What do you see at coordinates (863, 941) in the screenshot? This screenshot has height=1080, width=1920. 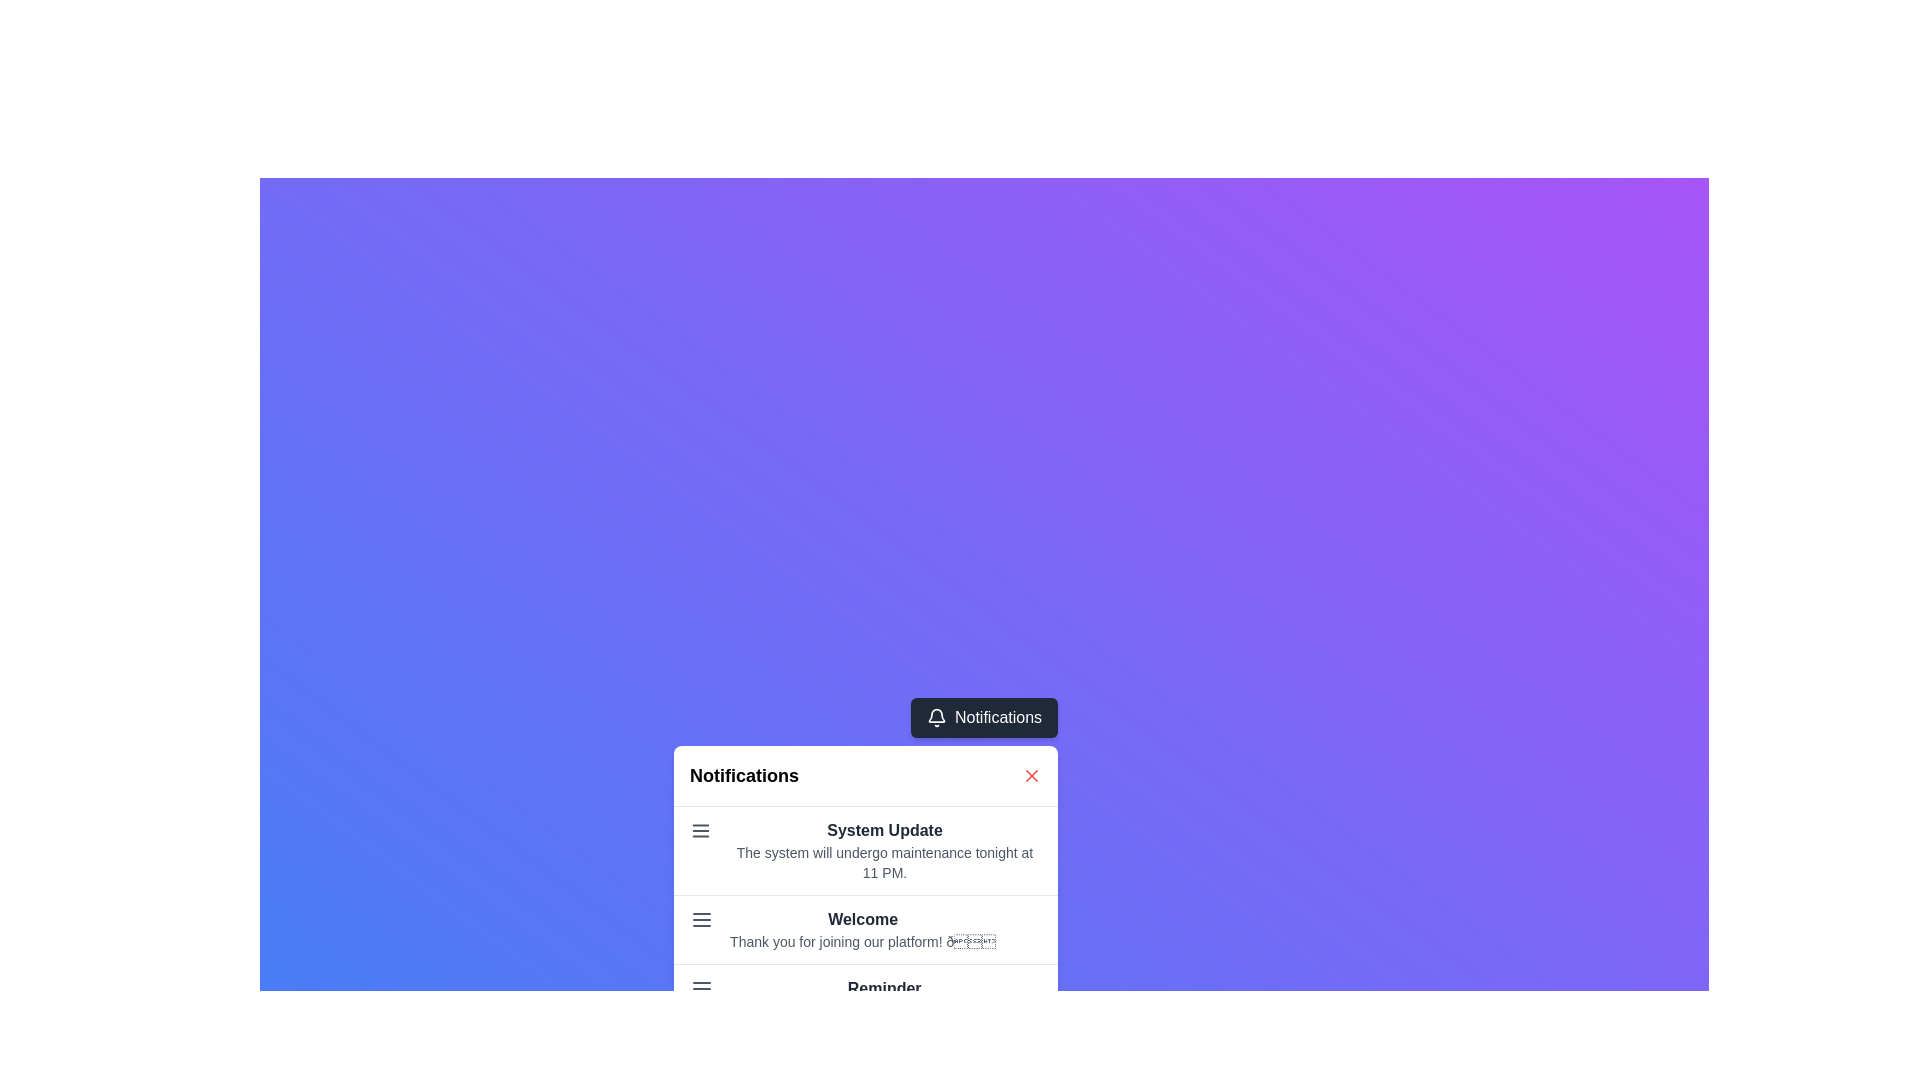 I see `the welcoming message text located below the 'Welcome' title in the second notification item of the notification list` at bounding box center [863, 941].